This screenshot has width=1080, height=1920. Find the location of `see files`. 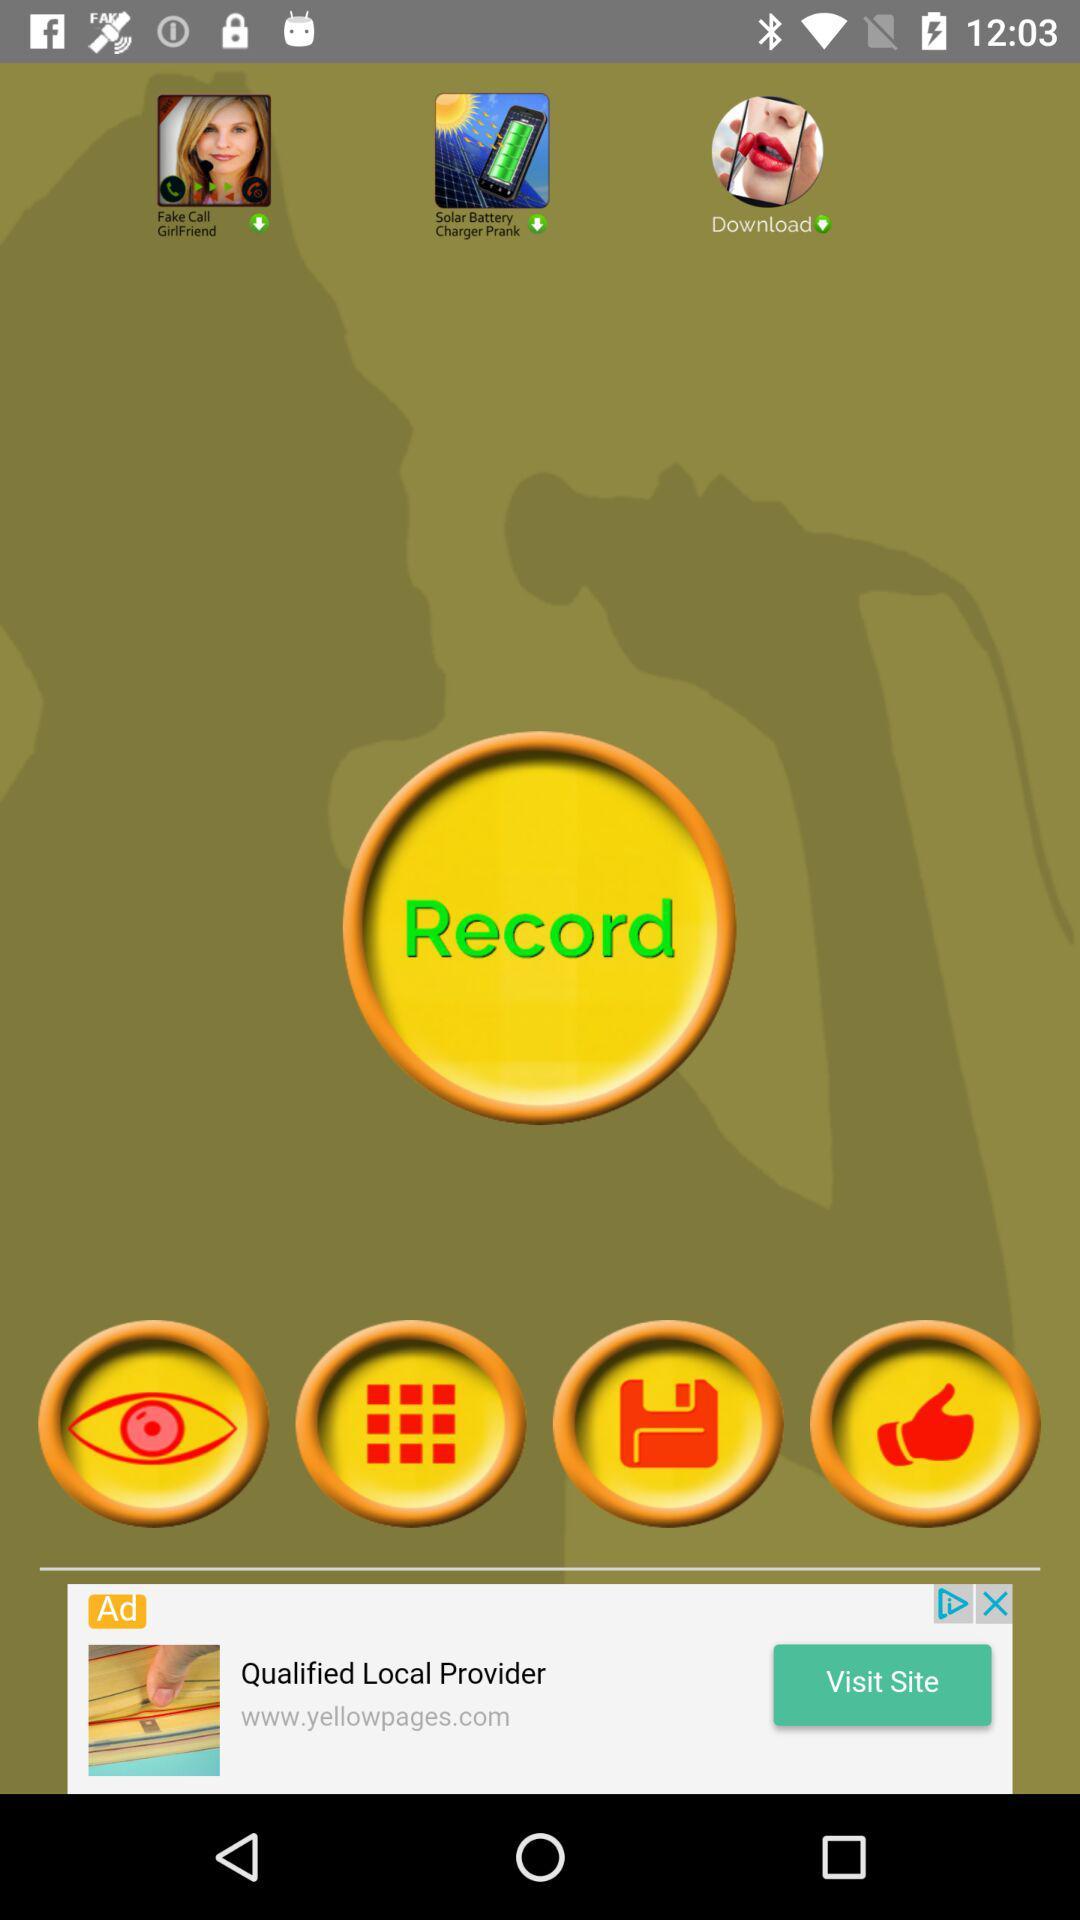

see files is located at coordinates (410, 1422).